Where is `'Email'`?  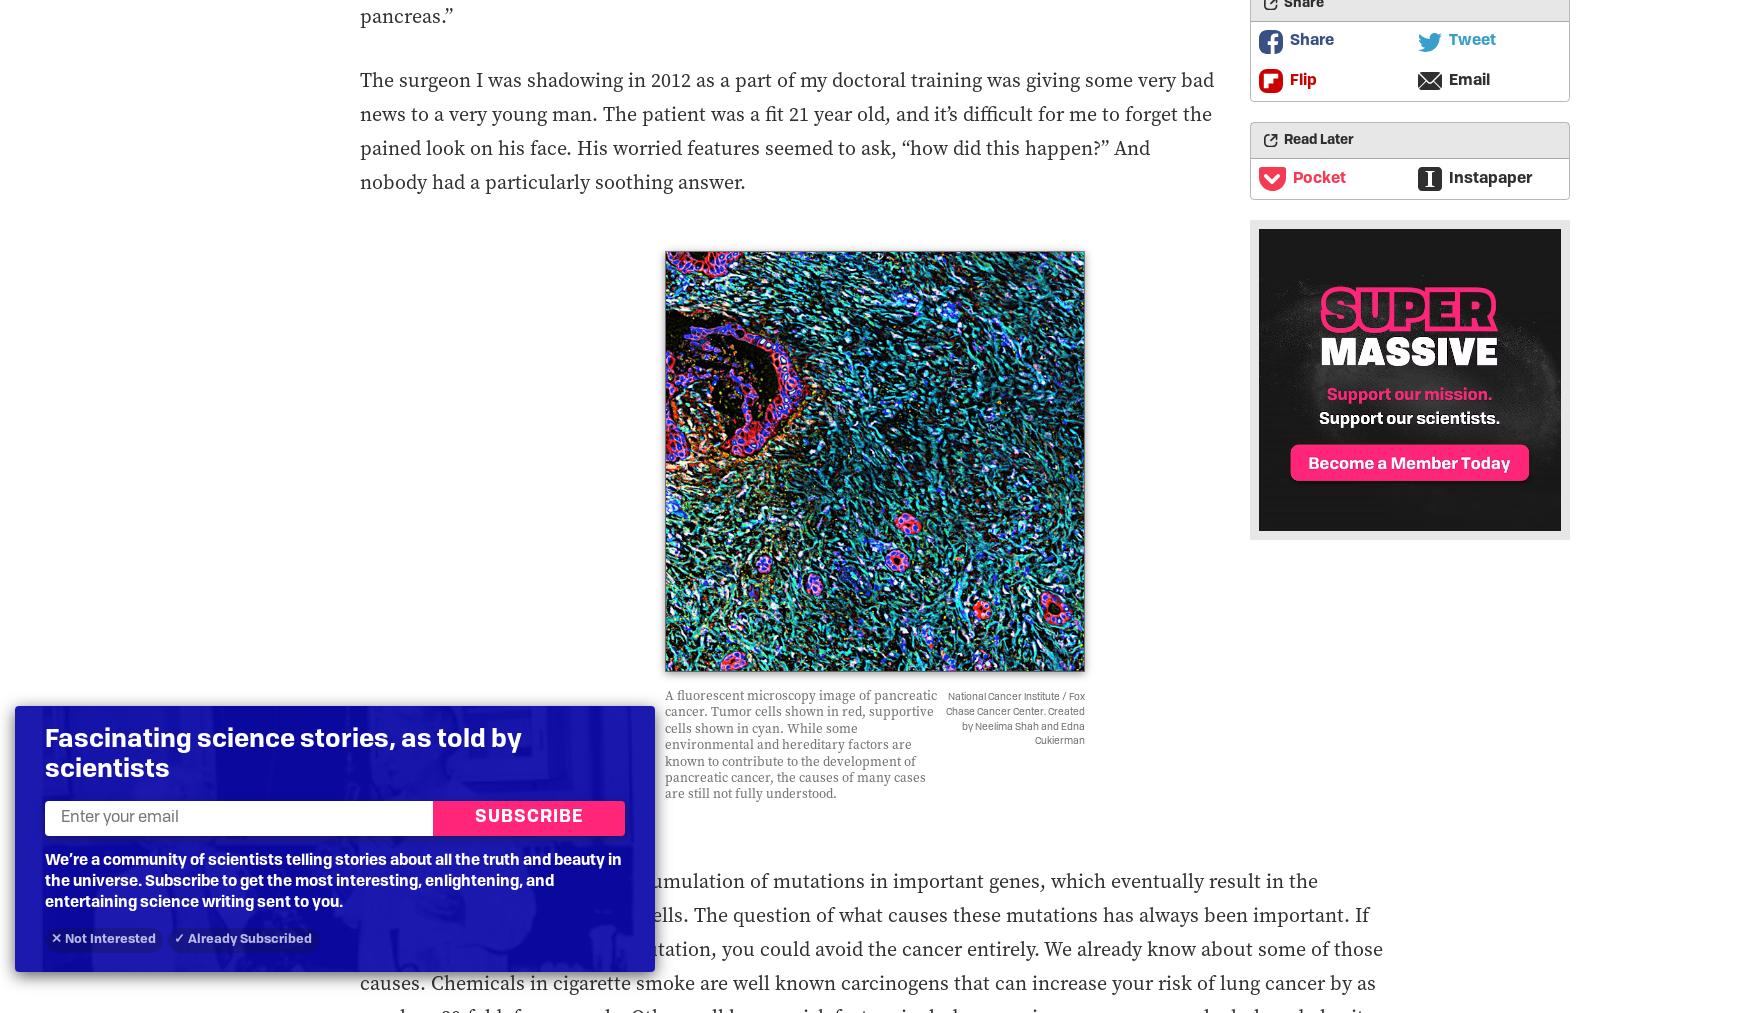 'Email' is located at coordinates (1469, 80).